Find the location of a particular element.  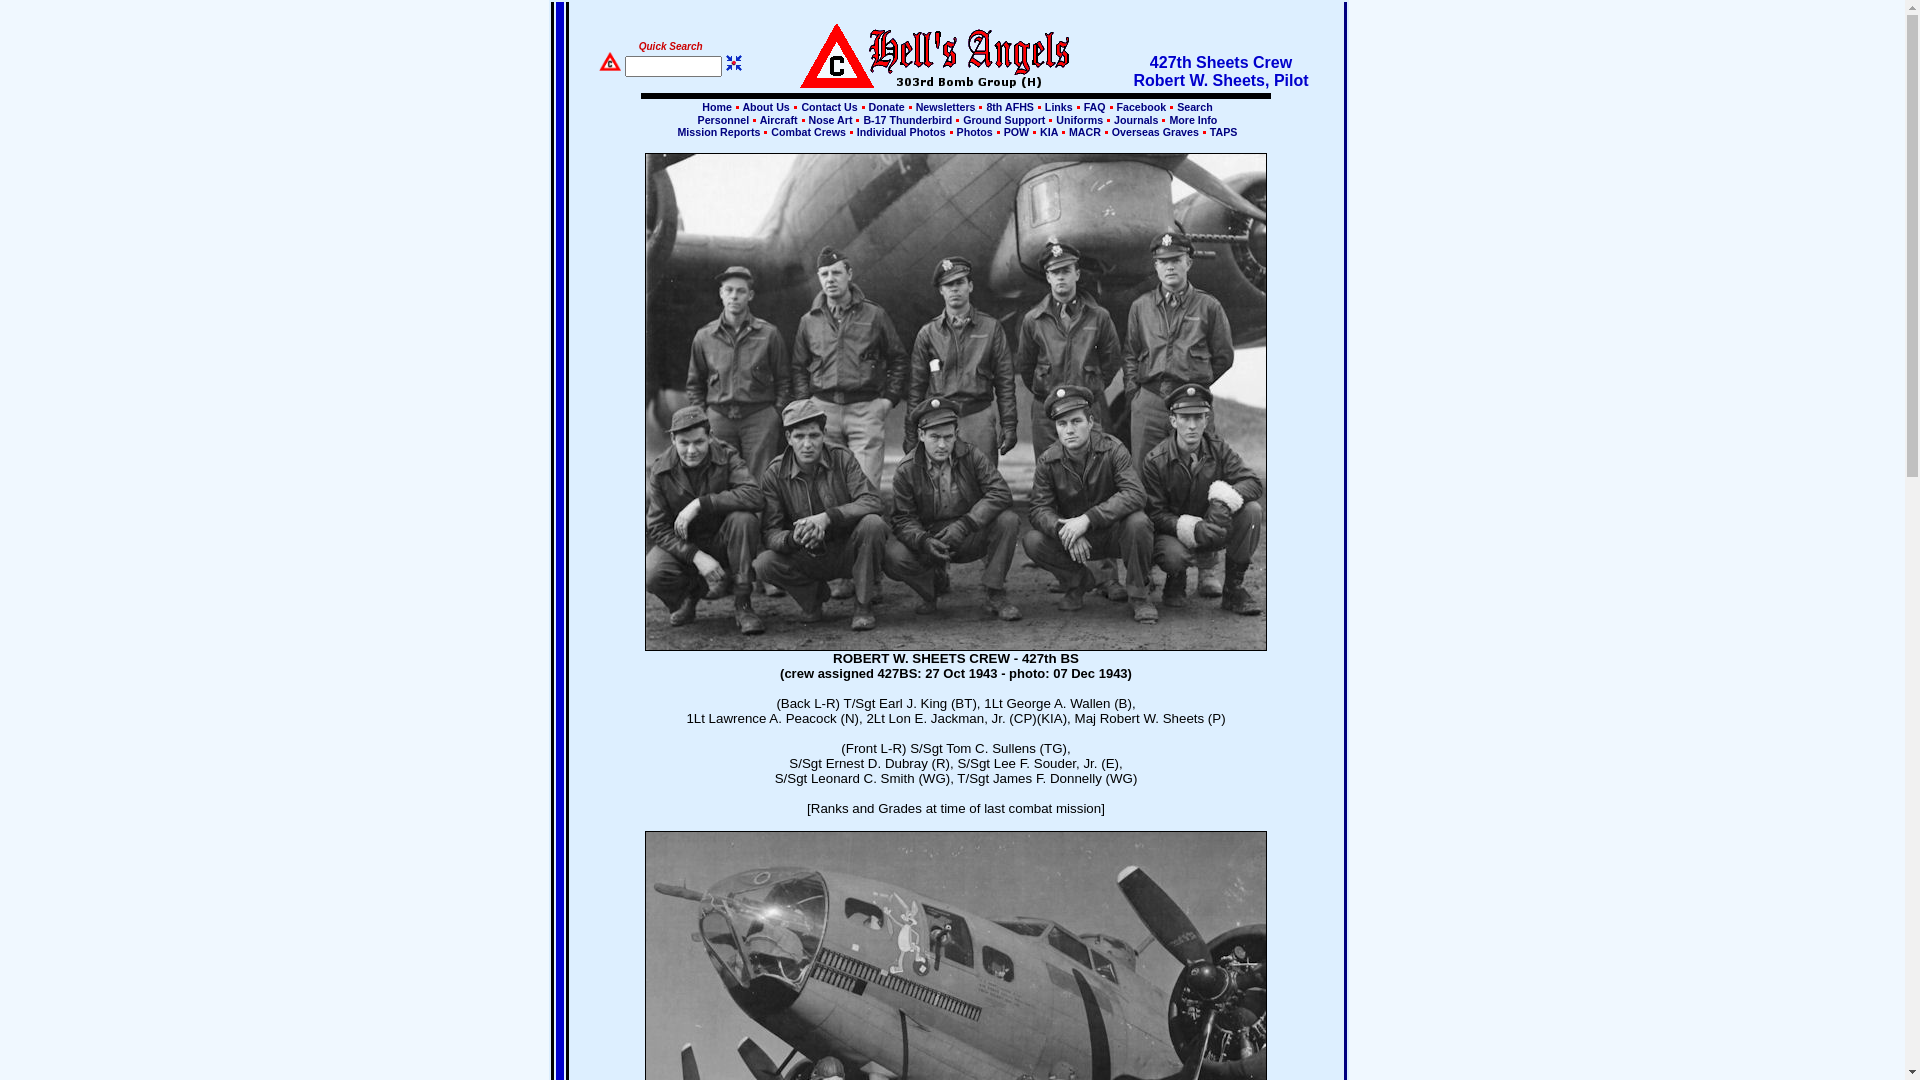

'8th AFHS' is located at coordinates (1009, 107).